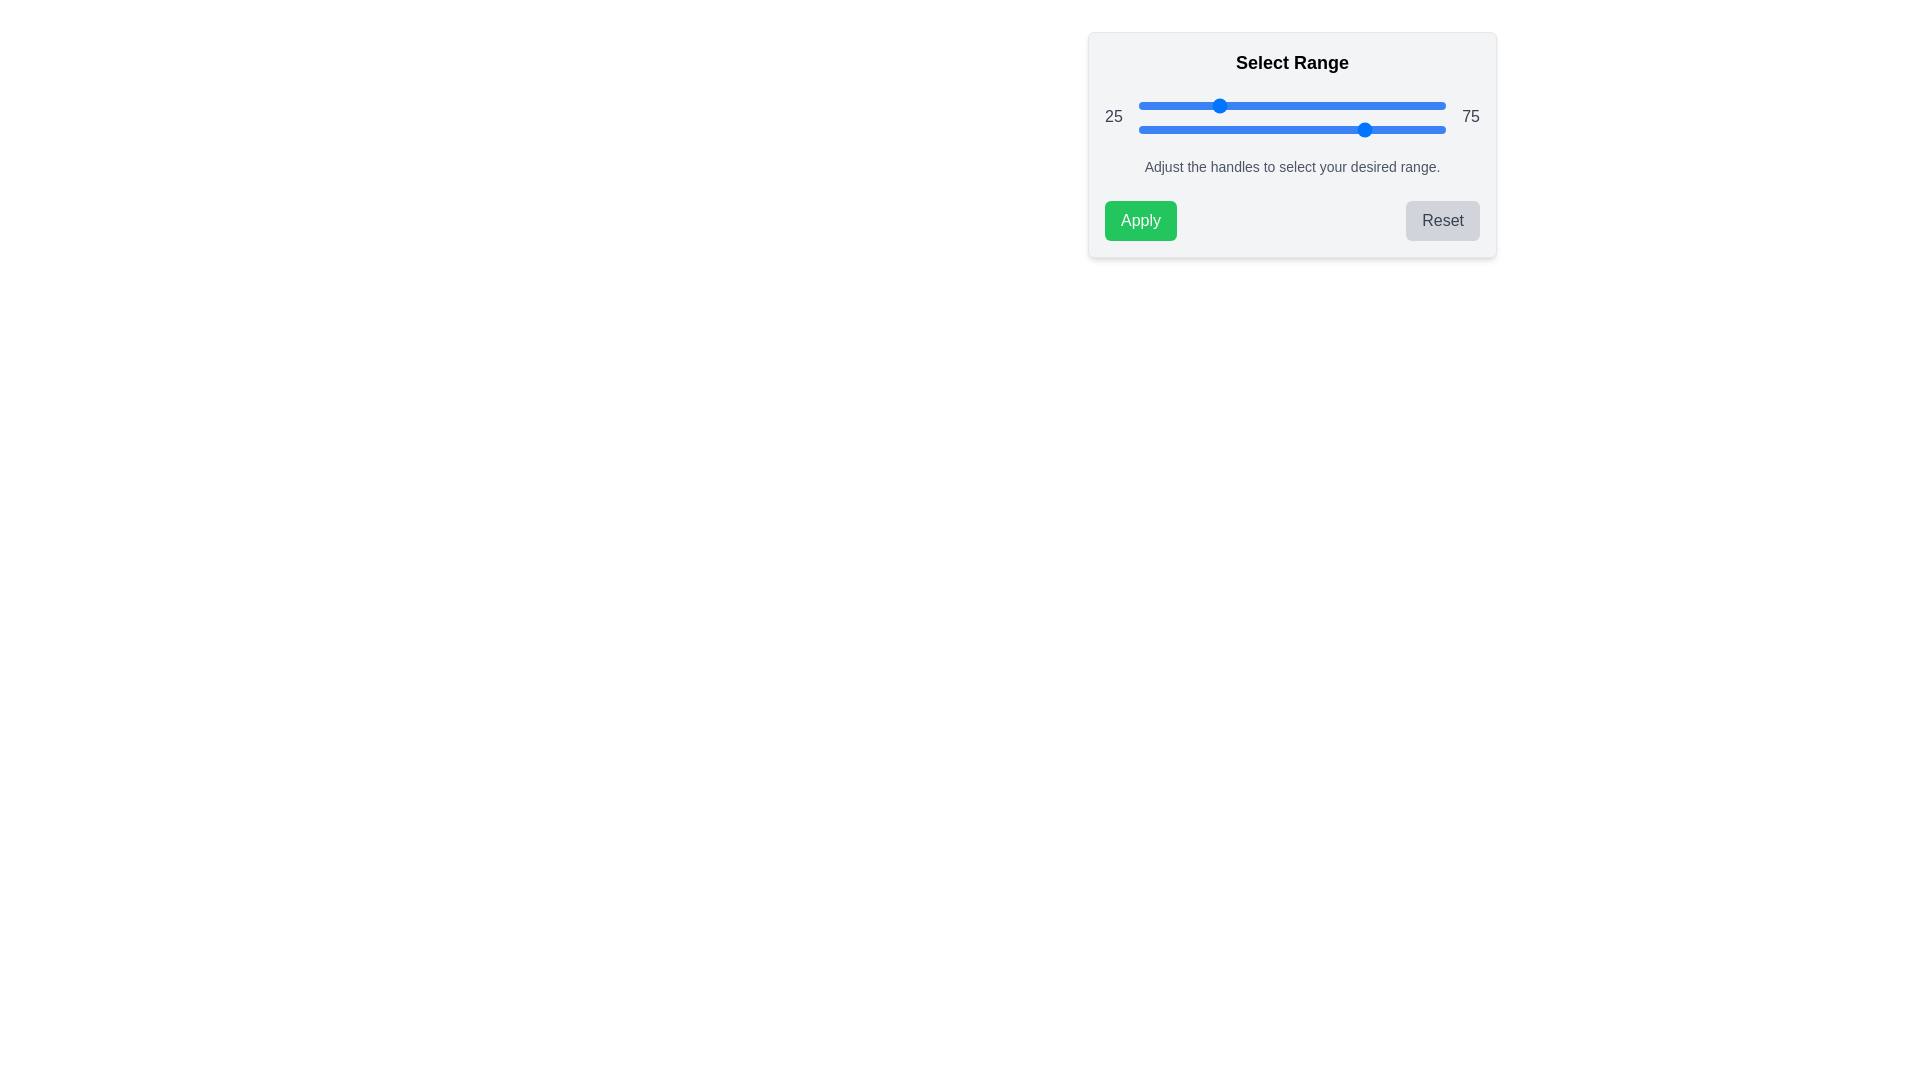 This screenshot has height=1080, width=1920. Describe the element at coordinates (1386, 130) in the screenshot. I see `the slider value` at that location.